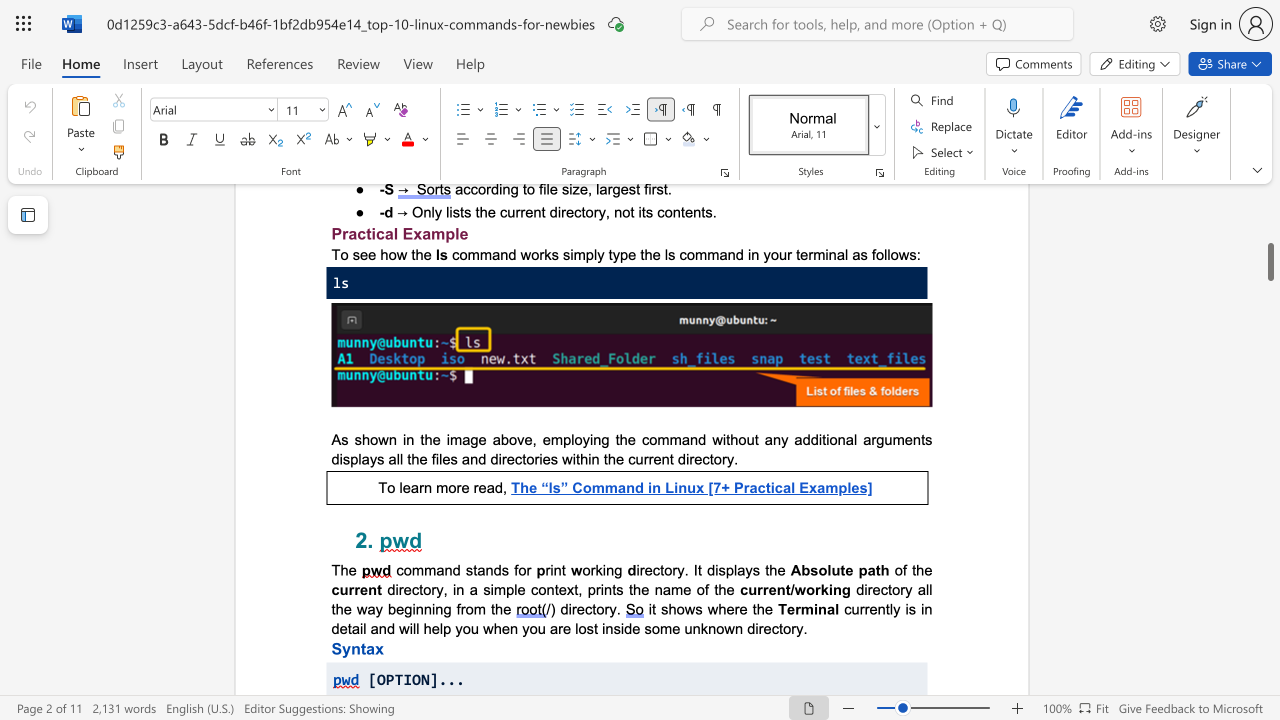 This screenshot has width=1280, height=720. What do you see at coordinates (546, 608) in the screenshot?
I see `the subset text "/) dir" within the text "/) directory."` at bounding box center [546, 608].